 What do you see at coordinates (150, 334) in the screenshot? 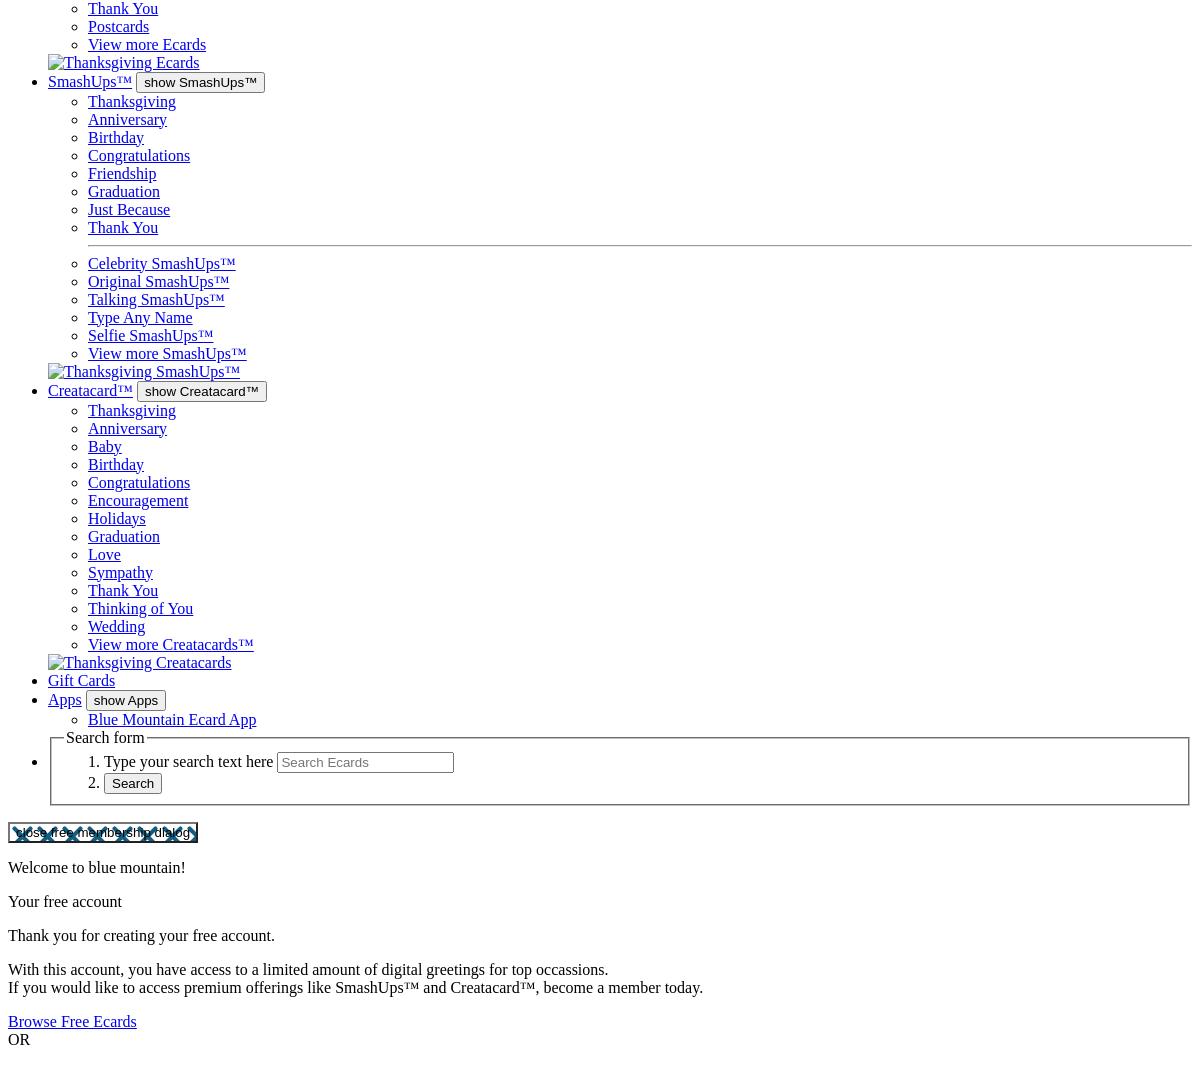
I see `'Selfie SmashUps™'` at bounding box center [150, 334].